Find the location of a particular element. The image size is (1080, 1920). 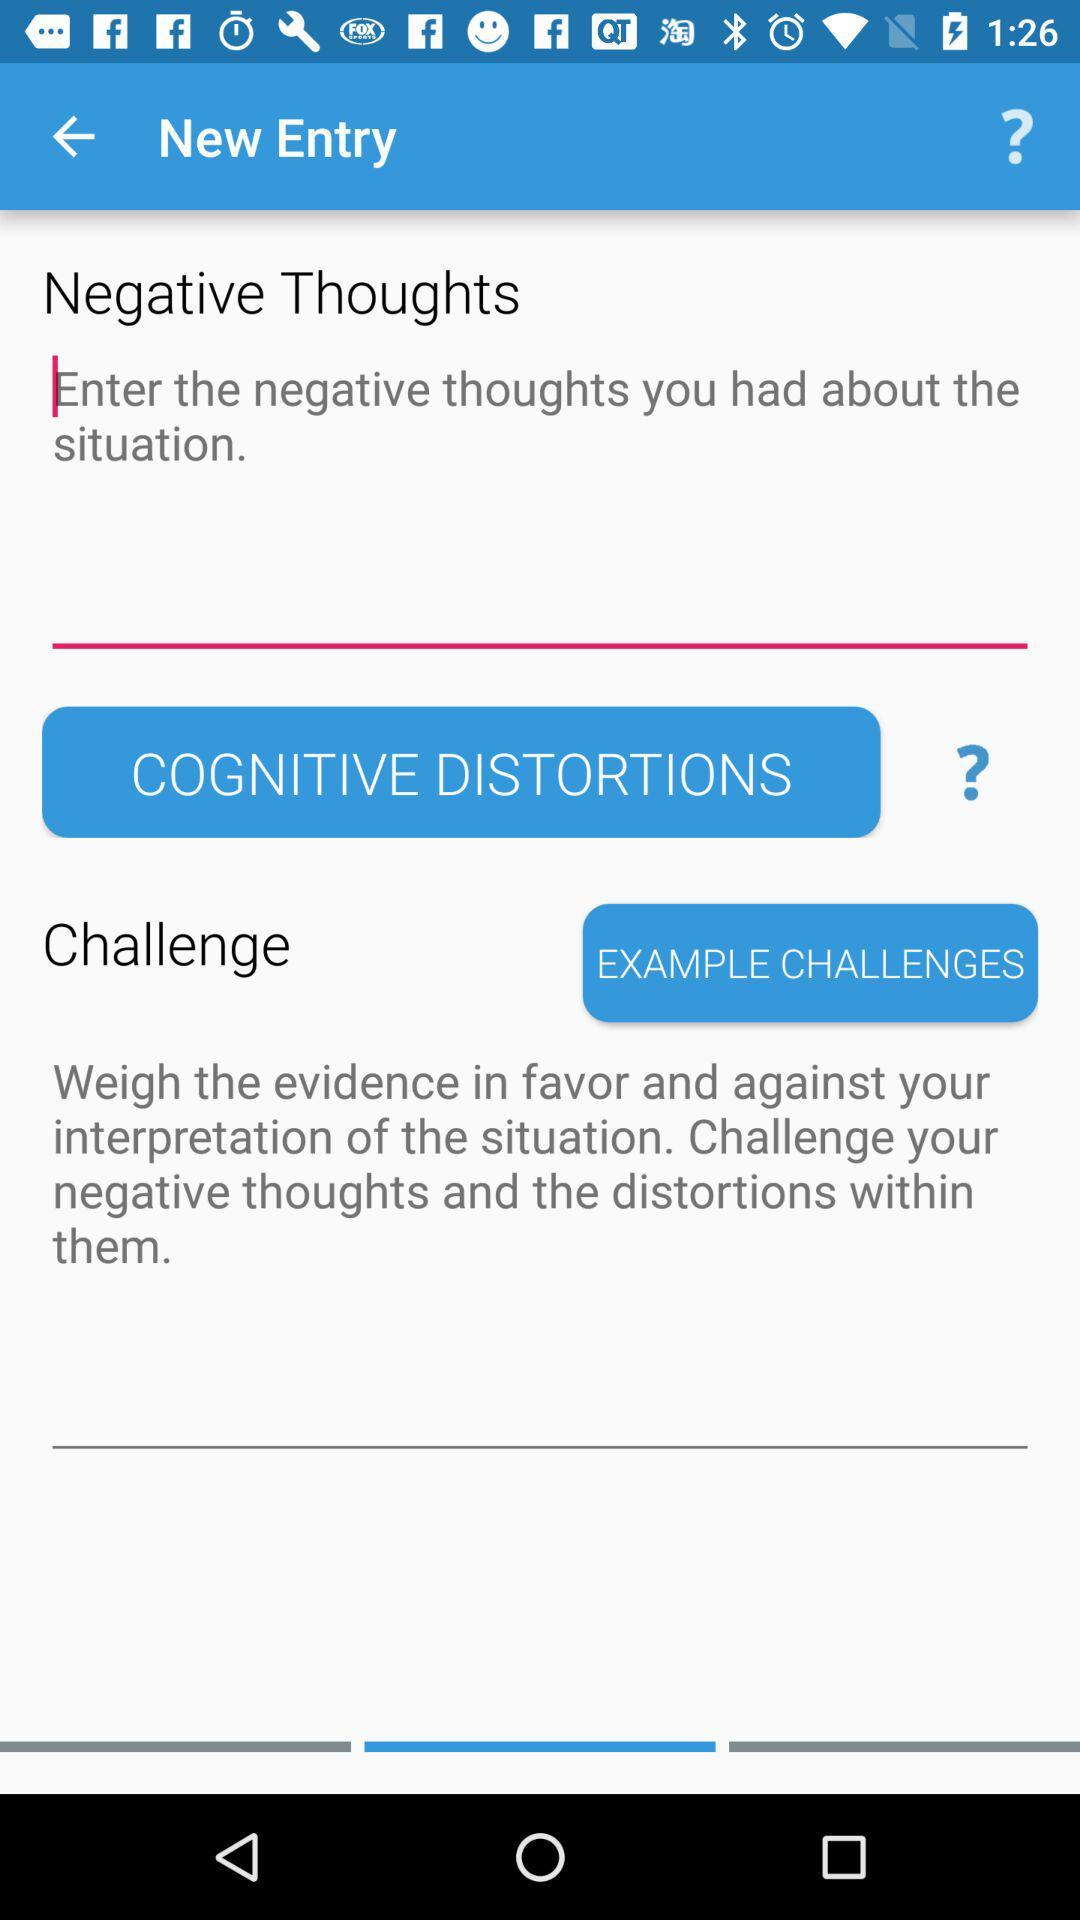

the item above the example challenges item is located at coordinates (971, 771).